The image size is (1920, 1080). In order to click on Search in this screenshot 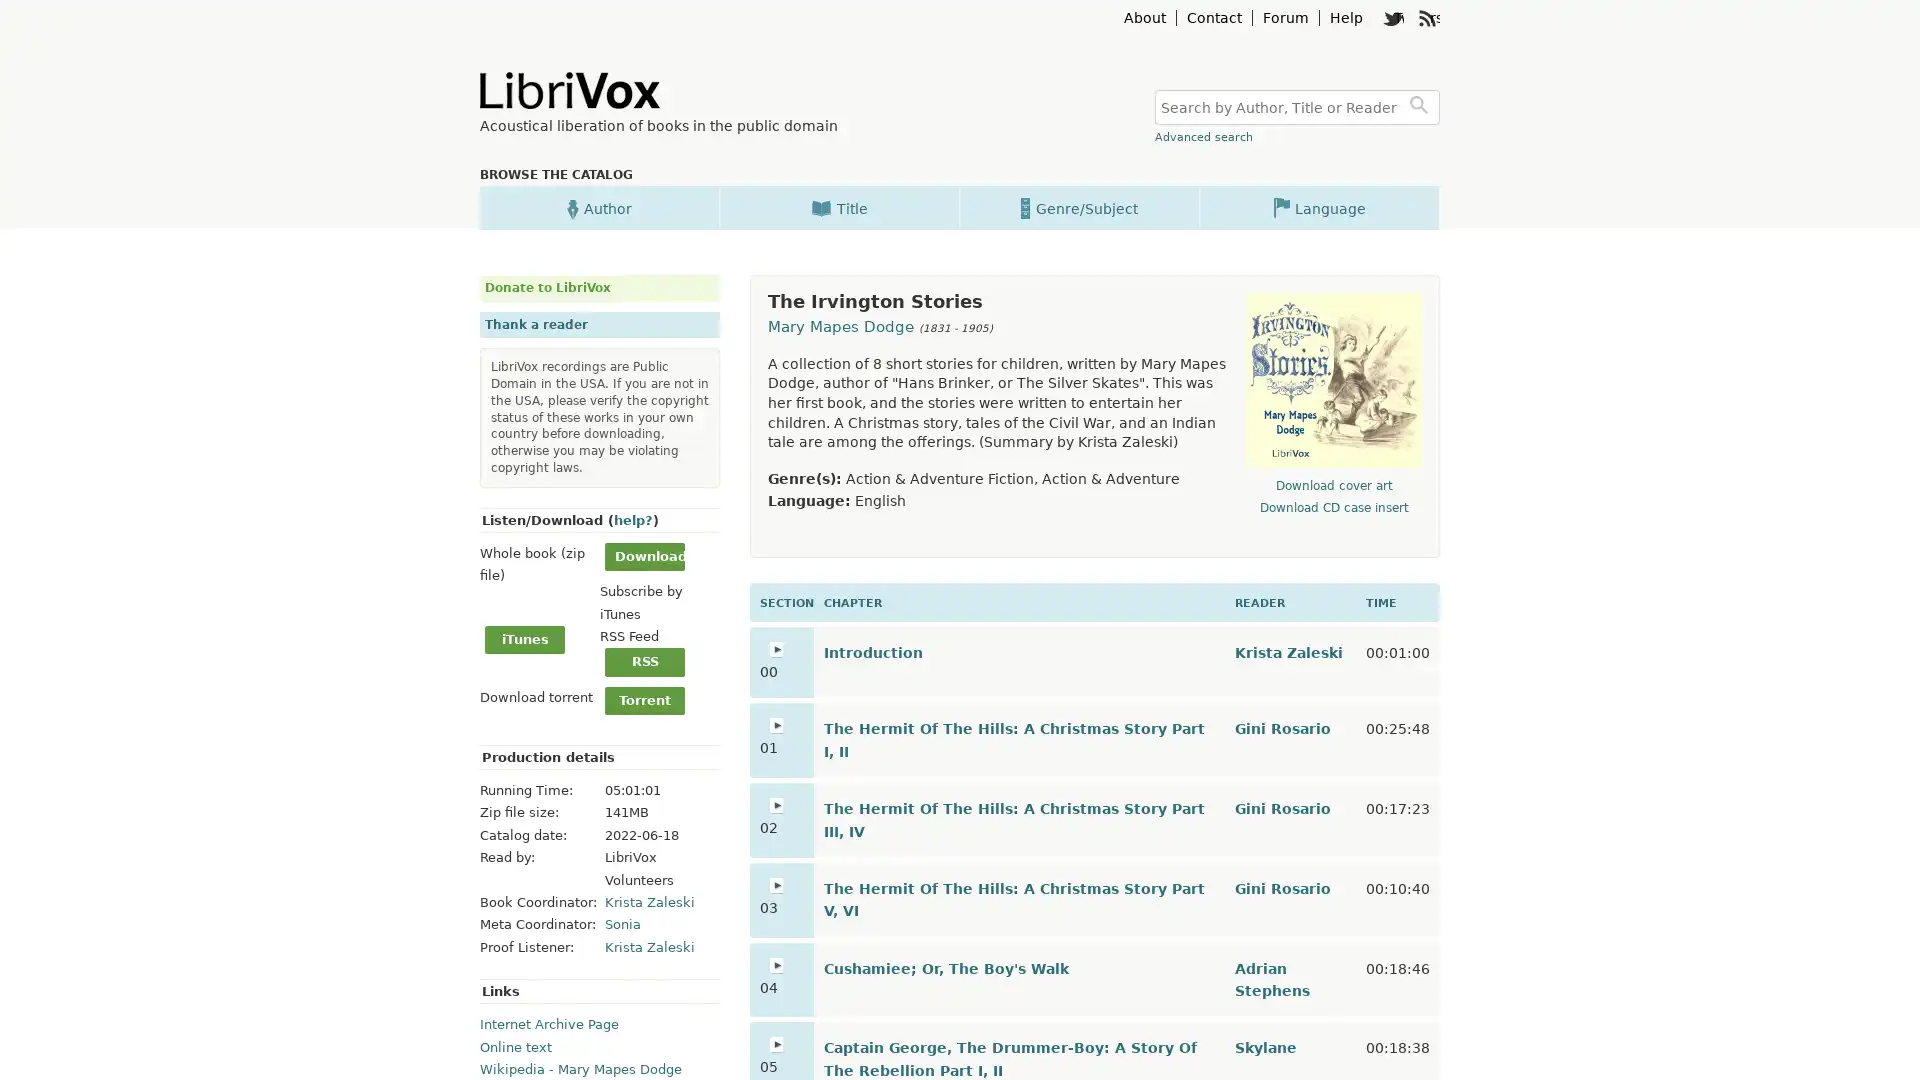, I will do `click(1421, 107)`.